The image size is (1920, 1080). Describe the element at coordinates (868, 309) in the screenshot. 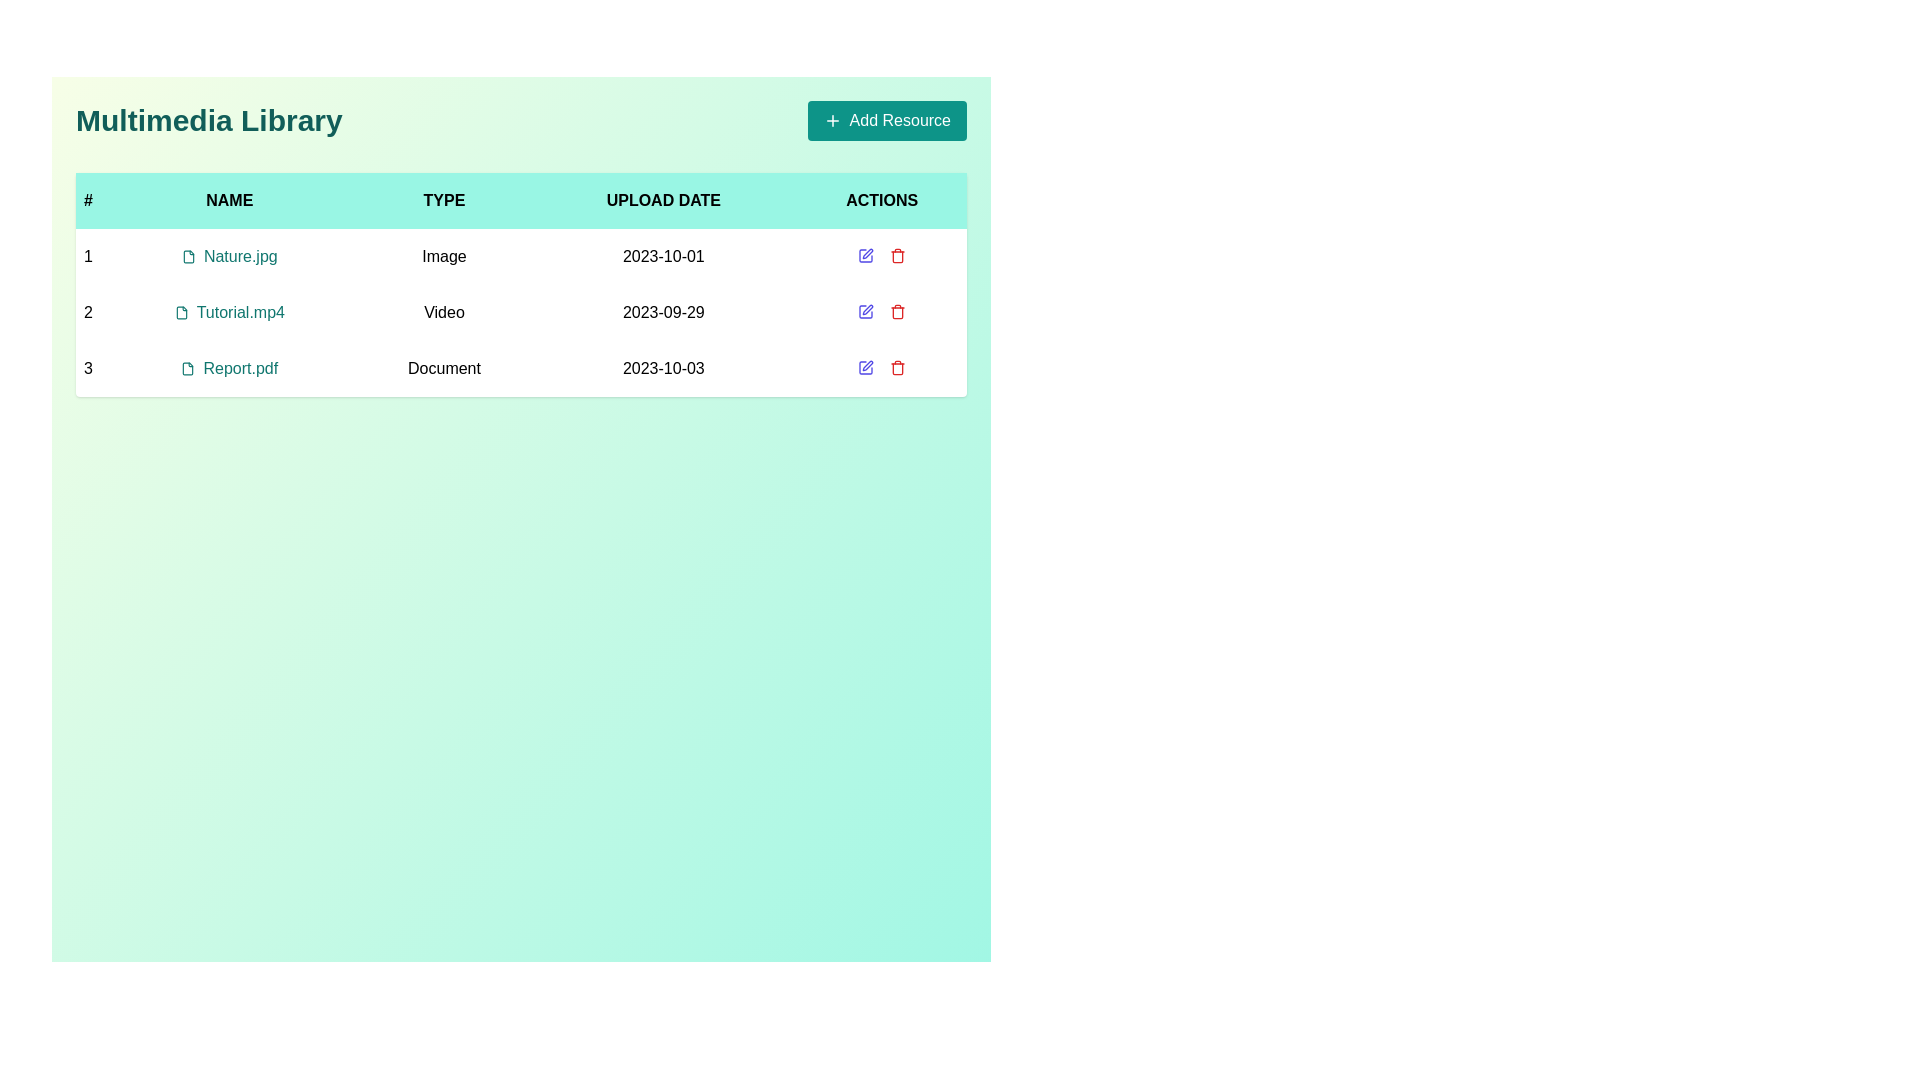

I see `the edit button located in the Actions column of the second row of the table, which is positioned to the left of the red trash bin icon` at that location.